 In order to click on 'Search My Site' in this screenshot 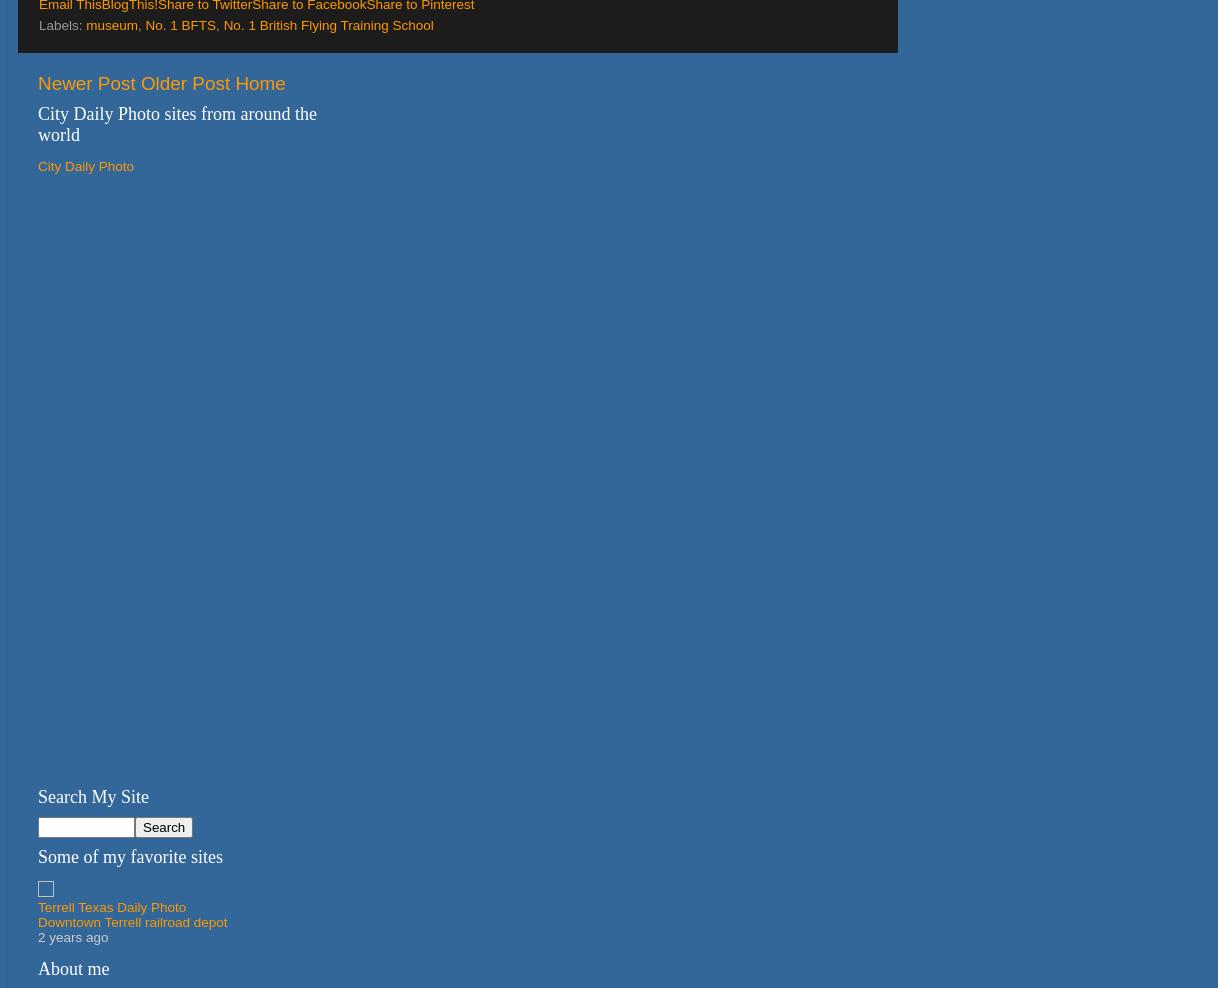, I will do `click(38, 795)`.